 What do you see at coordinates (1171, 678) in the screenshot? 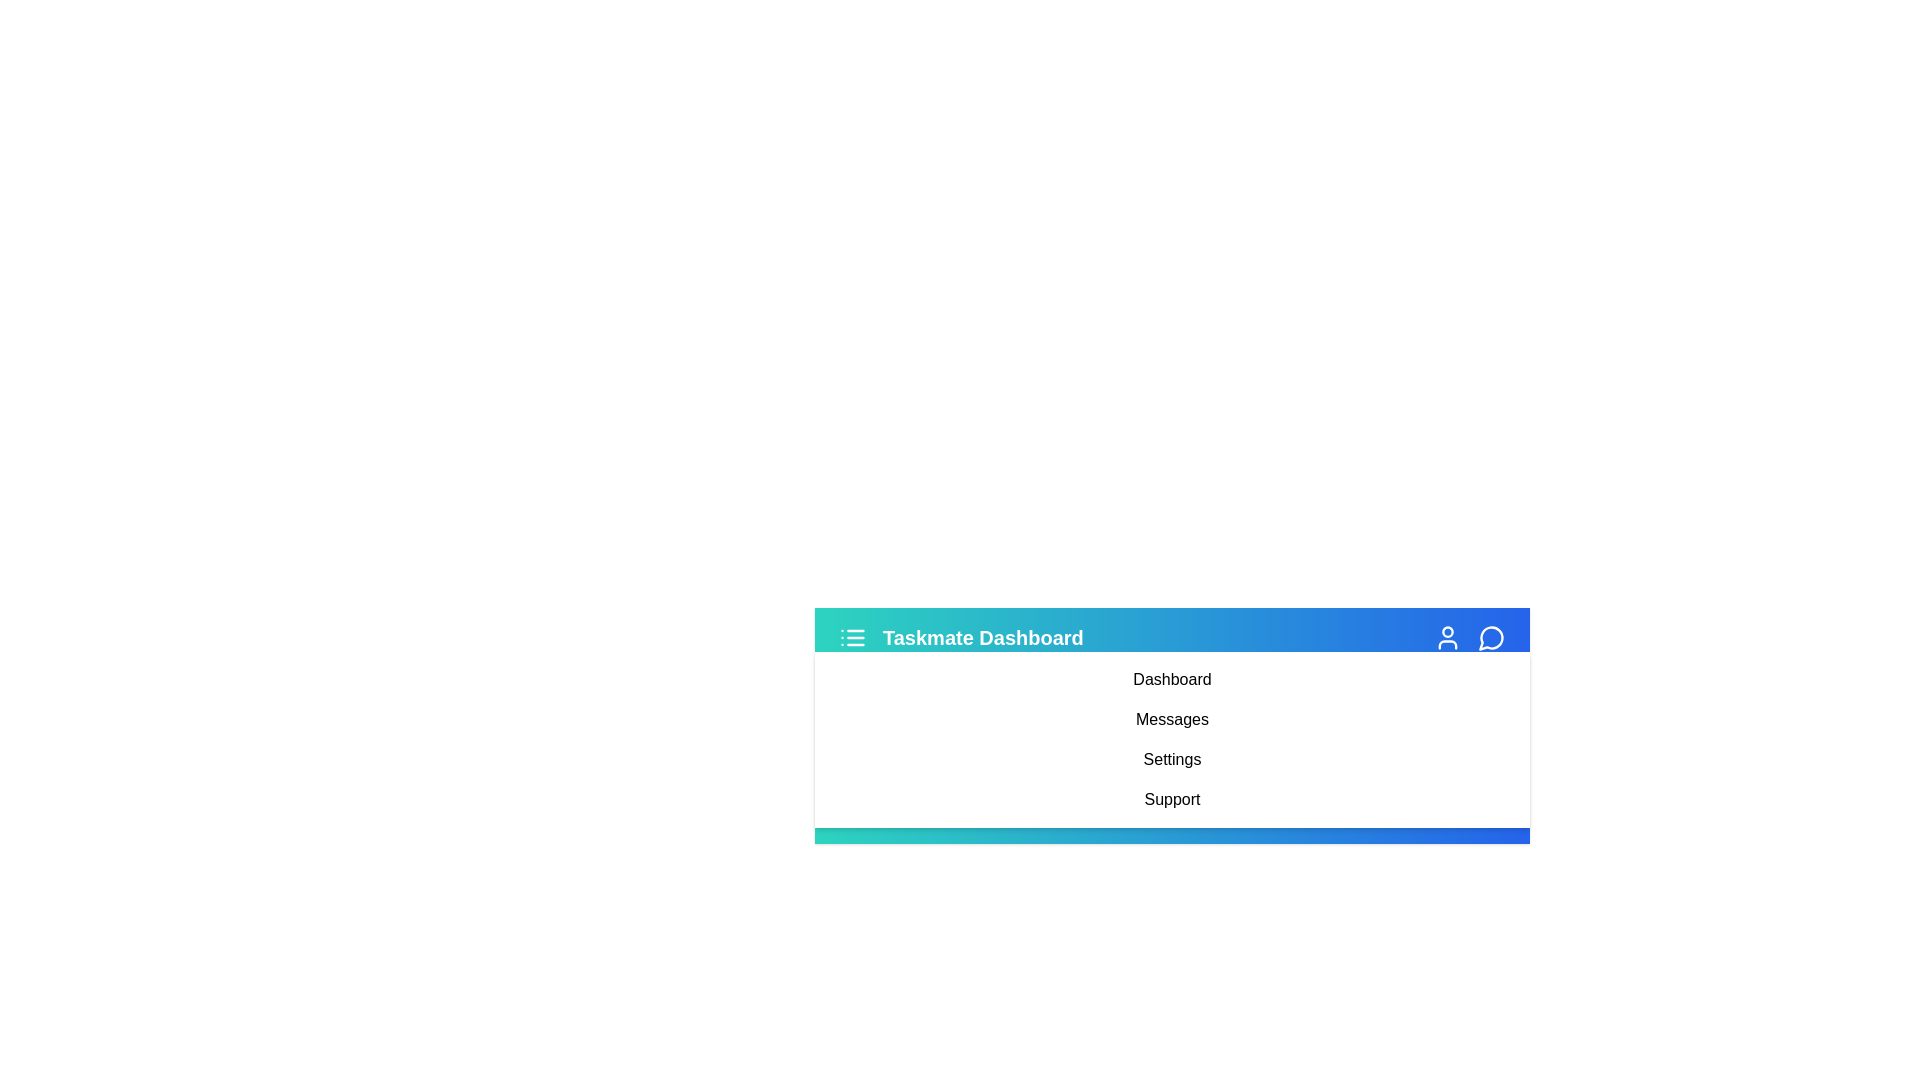
I see `the 'Dashboard' link in the sidebar to navigate to the Dashboard section` at bounding box center [1171, 678].